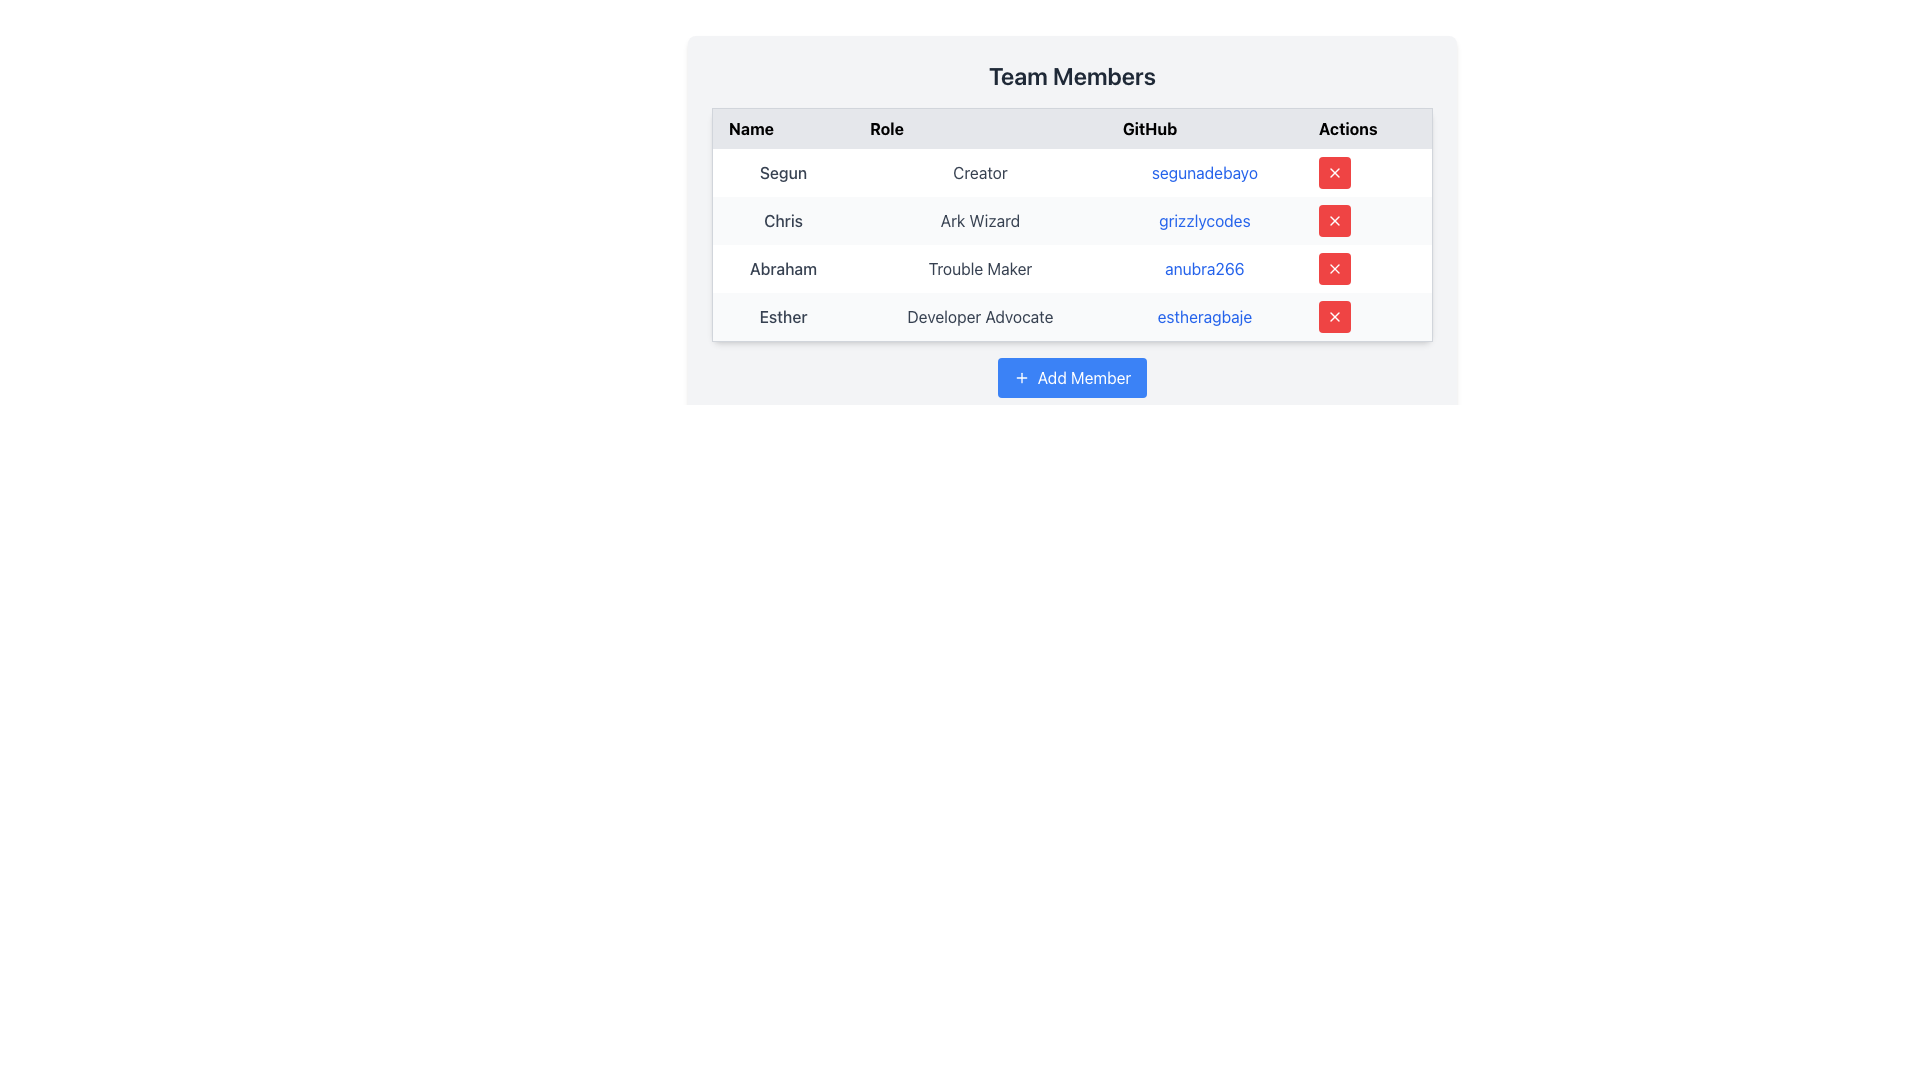 The image size is (1920, 1080). What do you see at coordinates (1203, 268) in the screenshot?
I see `the clickable text link styled in blue saying 'anubra266' located in the third row of the 'Team Members' table` at bounding box center [1203, 268].